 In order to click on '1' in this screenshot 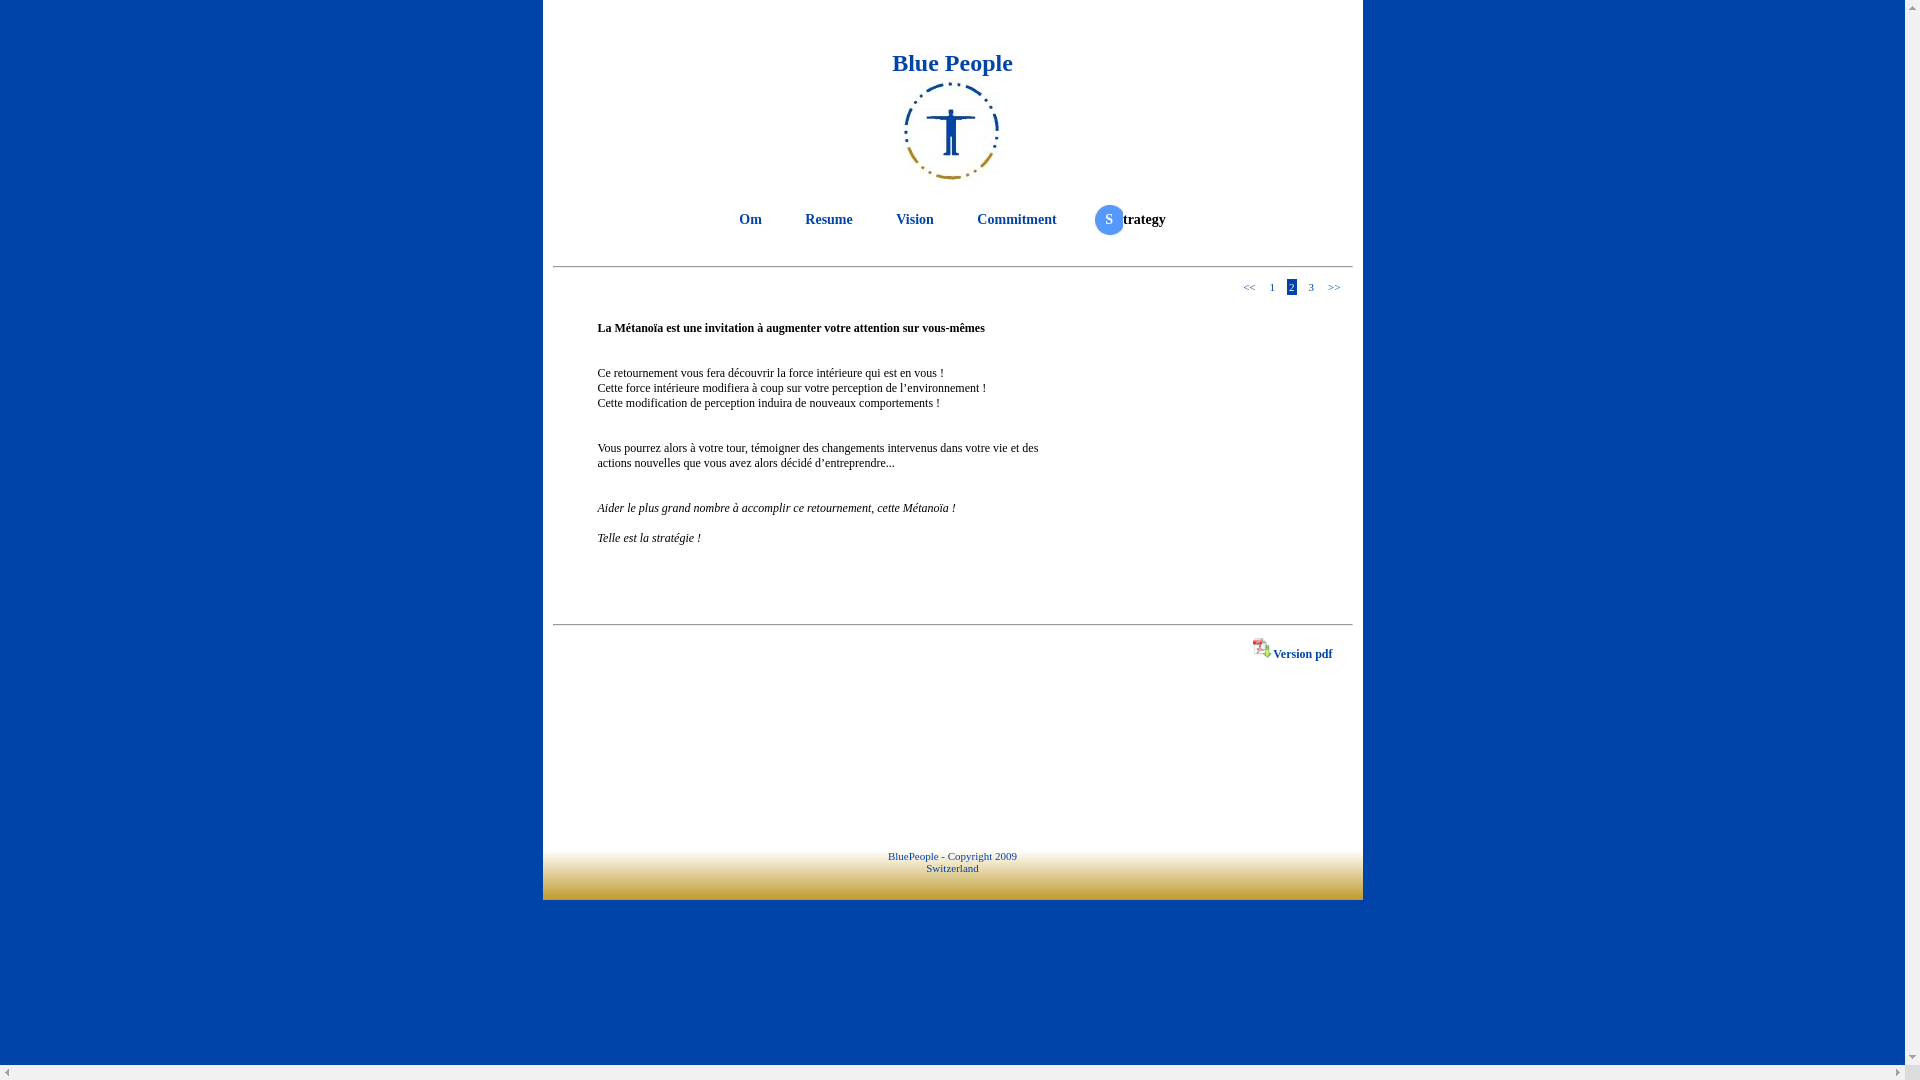, I will do `click(1266, 286)`.